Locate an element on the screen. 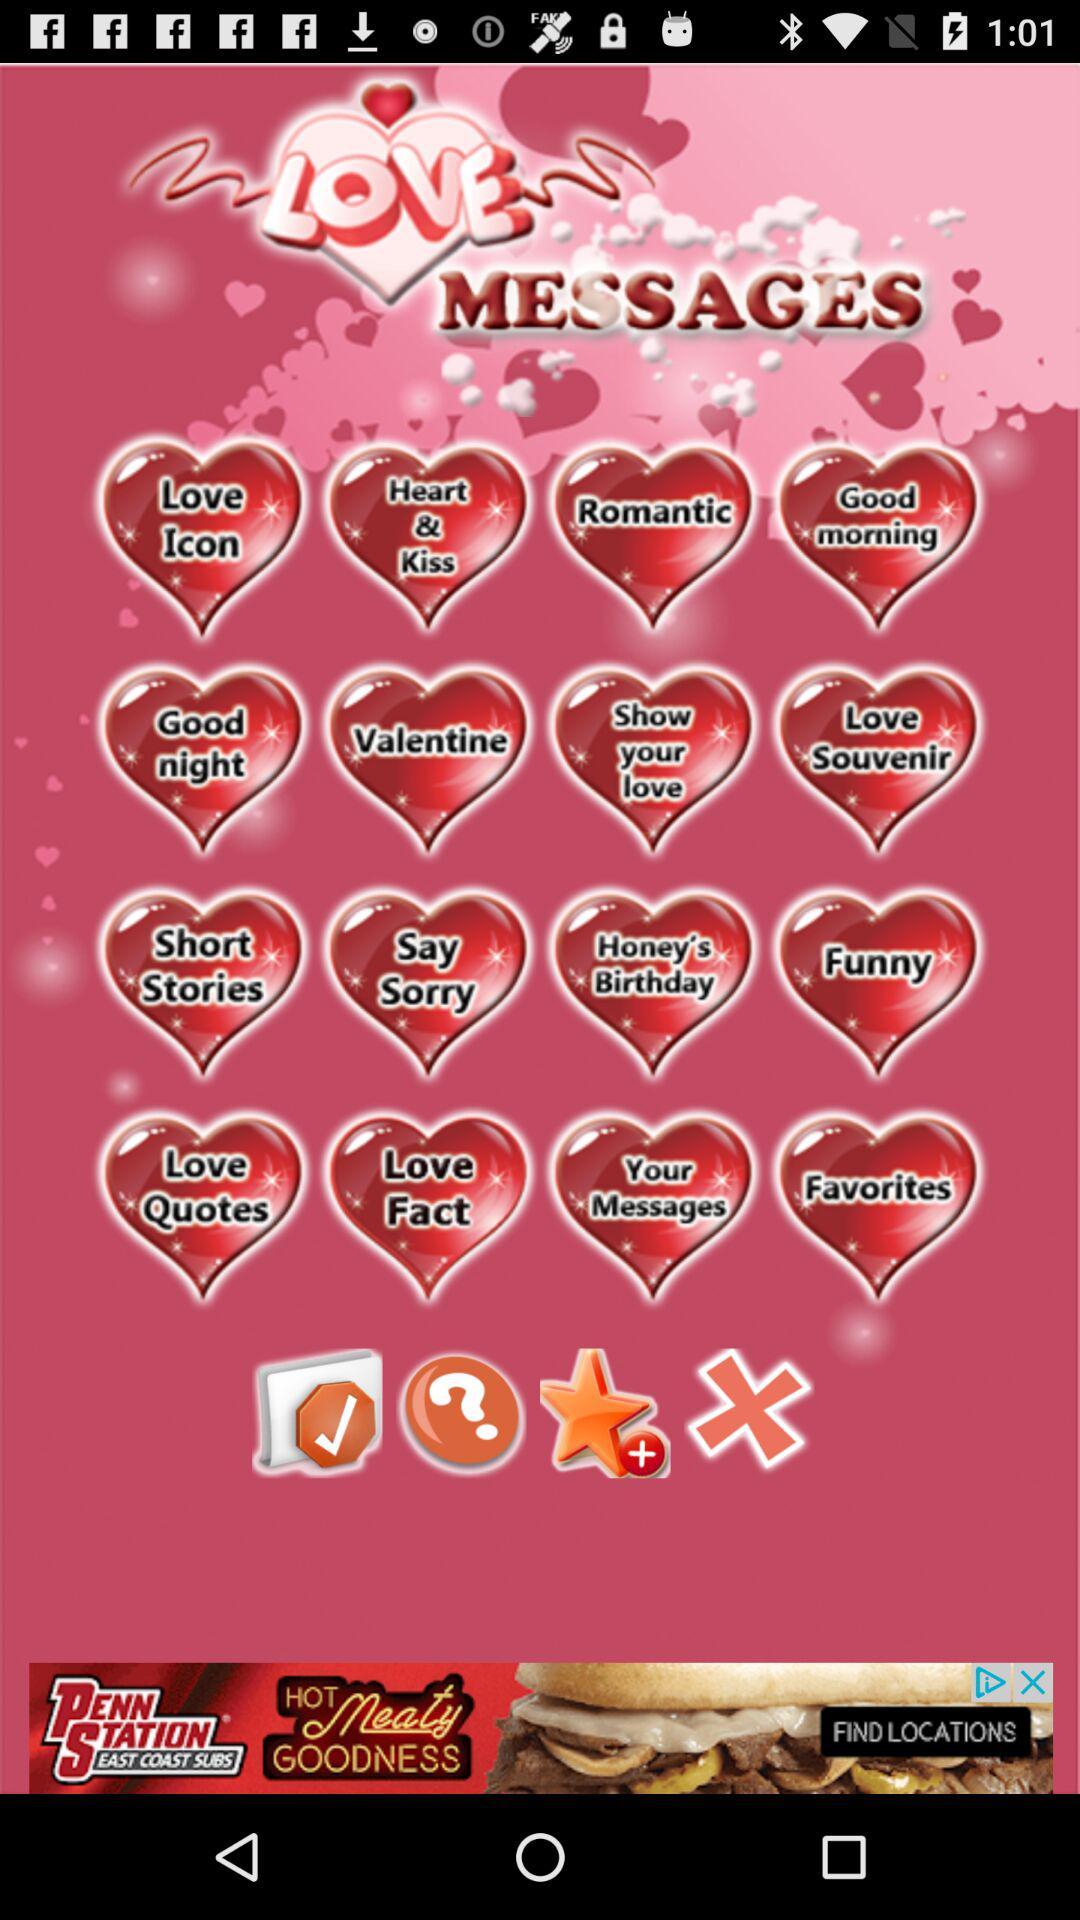 The width and height of the screenshot is (1080, 1920). click for valentine love messages is located at coordinates (426, 761).